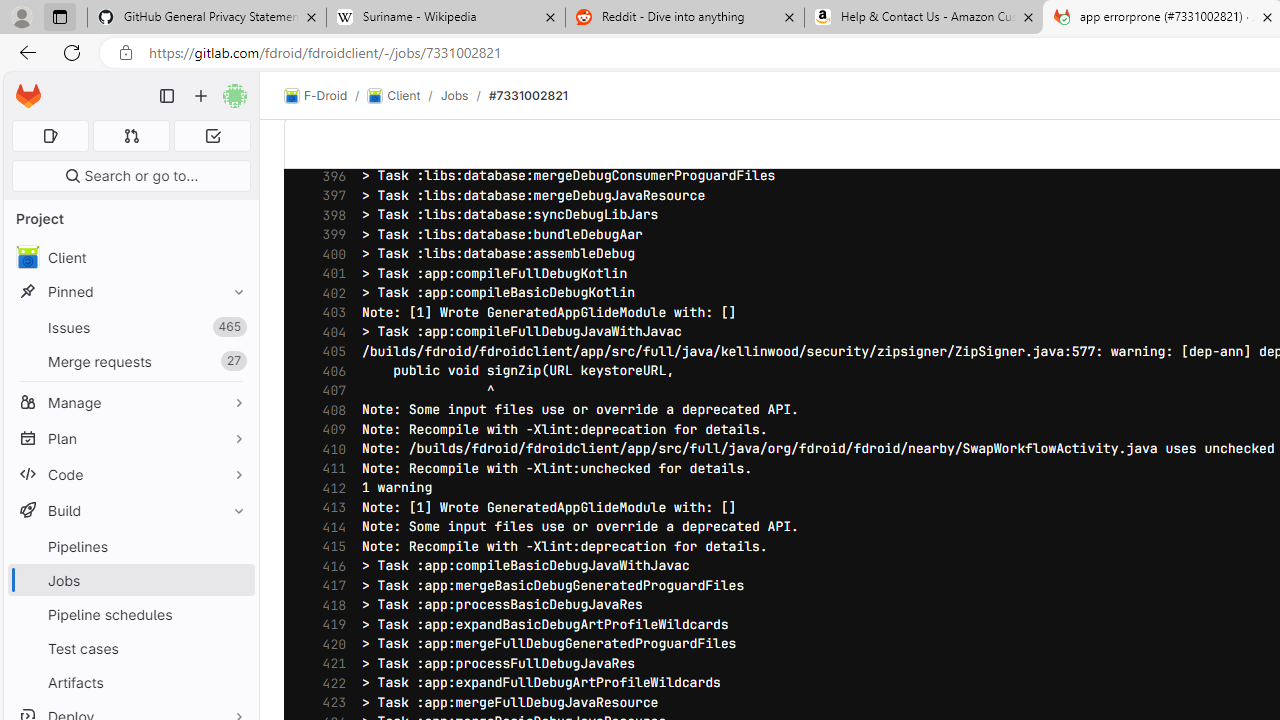  Describe the element at coordinates (403, 96) in the screenshot. I see `'Client/'` at that location.